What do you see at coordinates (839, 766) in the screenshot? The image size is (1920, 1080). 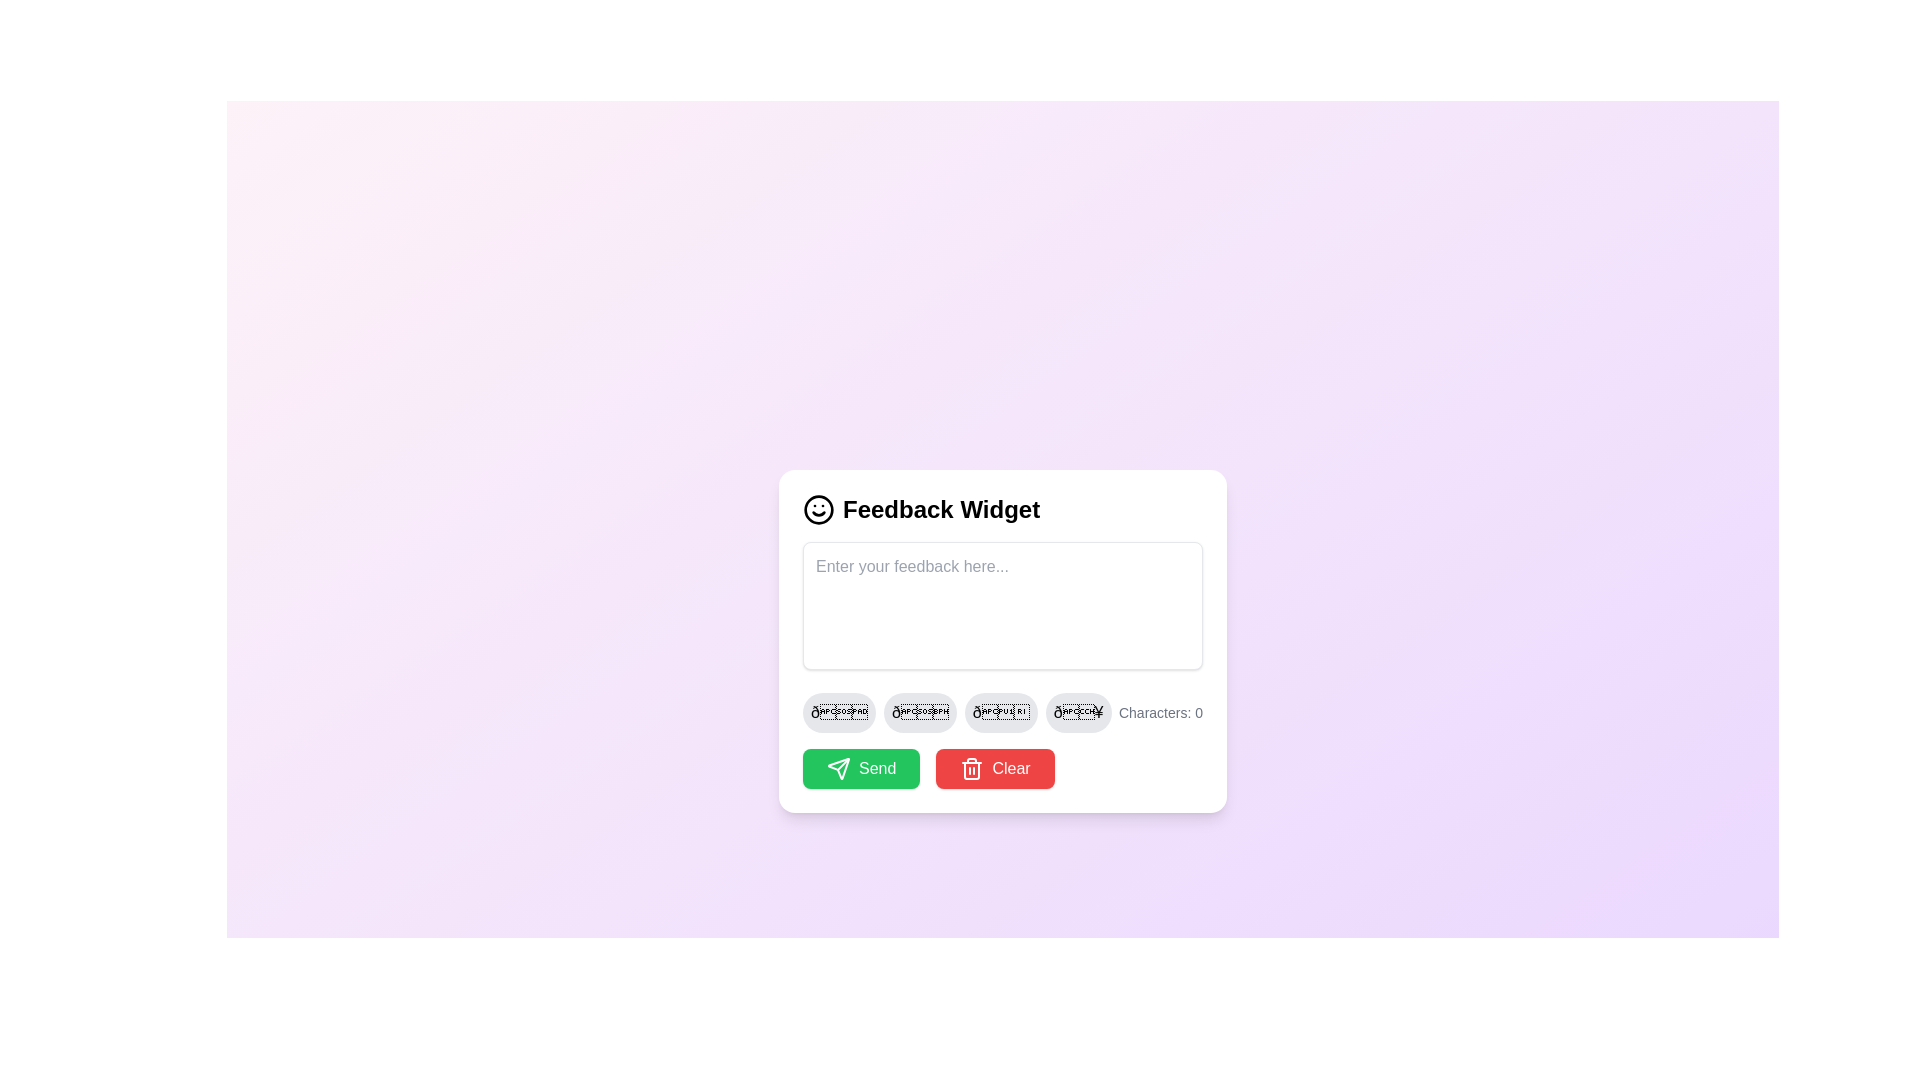 I see `the send icon located to the left of the green 'Send' button within the feedback widget layout` at bounding box center [839, 766].